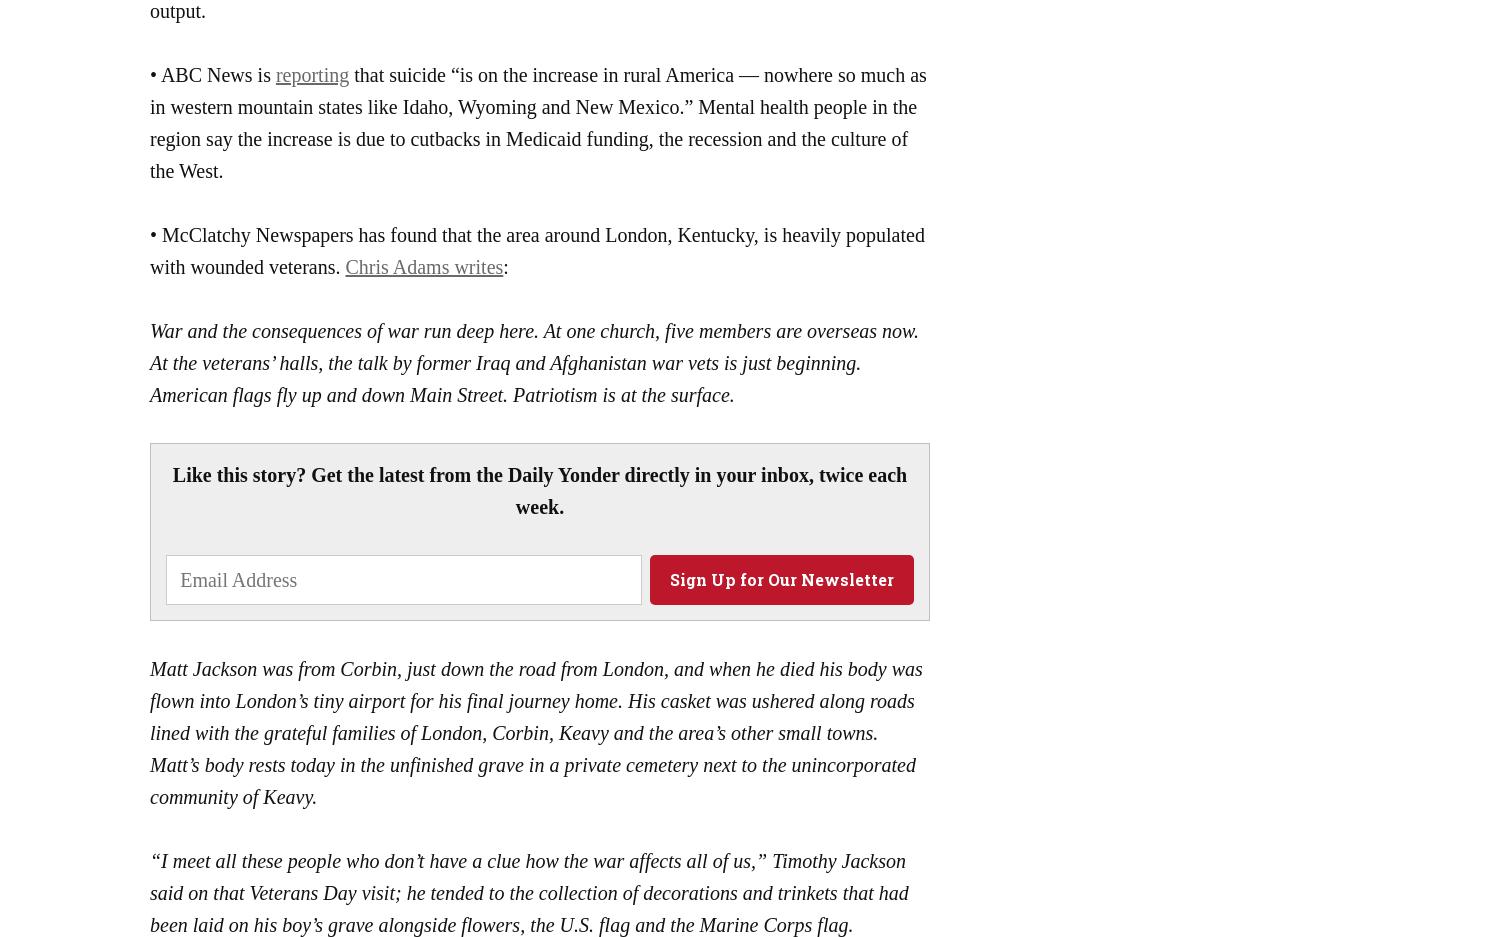 The height and width of the screenshot is (937, 1500). I want to click on '• McClatchy Newspapers has found that the area around London, Kentucky, is heavily populated with wounded veterans.', so click(150, 248).